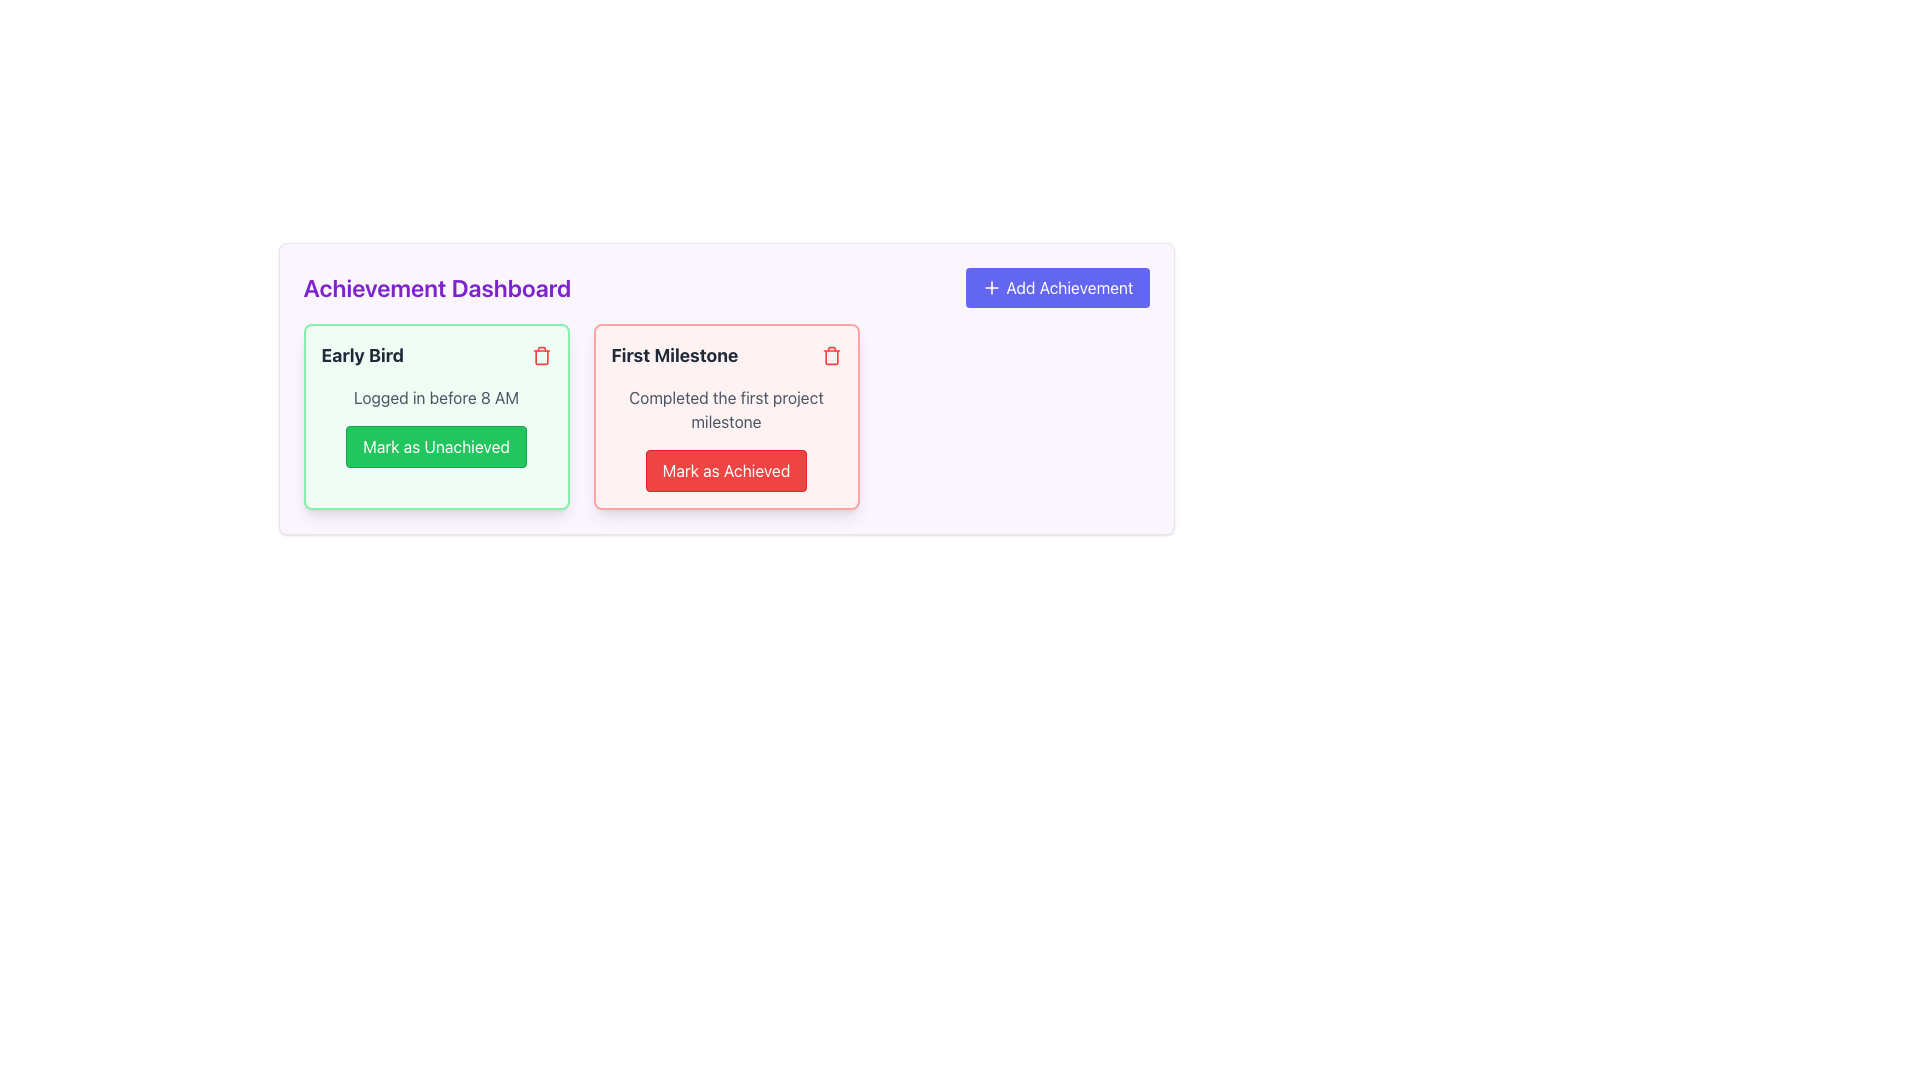 The image size is (1920, 1080). I want to click on the icon within the blue 'Add Achievement' button located in the top-right corner of the interface, so click(992, 288).